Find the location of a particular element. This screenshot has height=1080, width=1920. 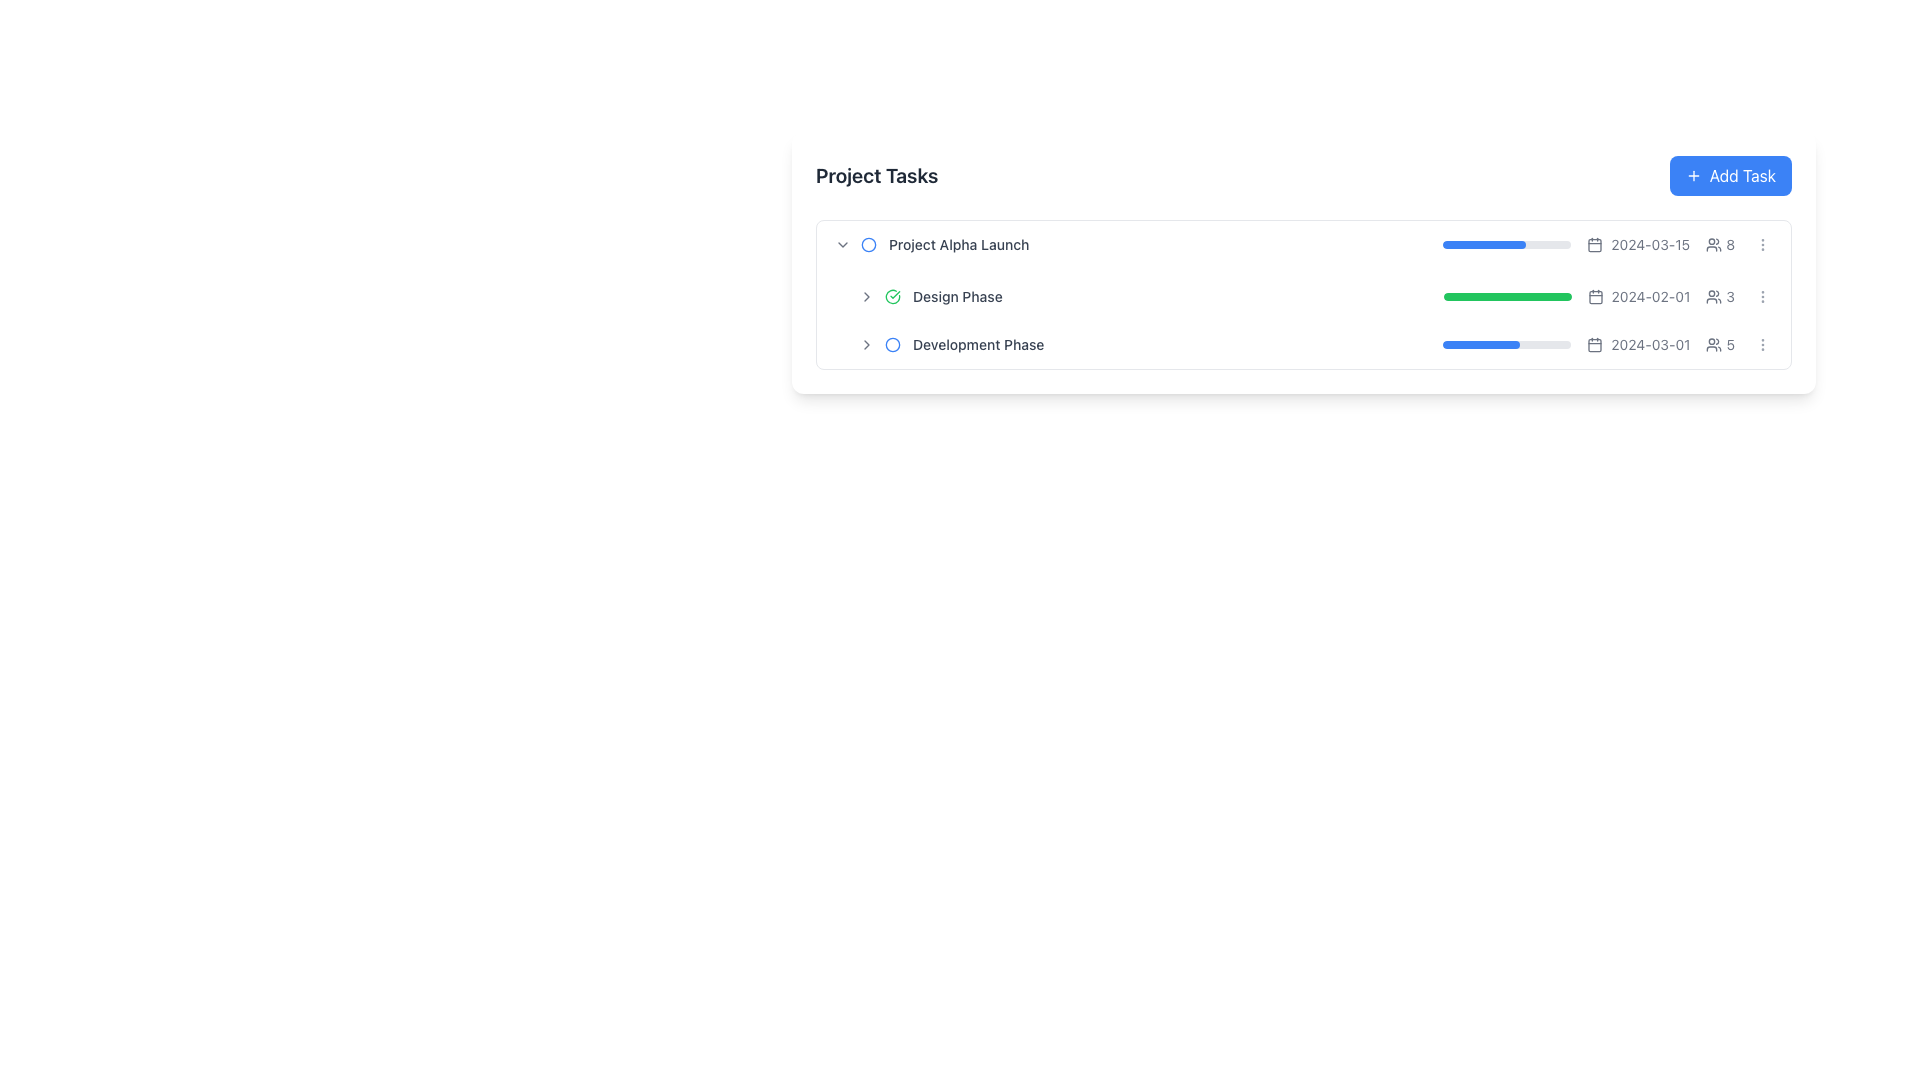

the static text displaying the date '2024-03-01', which is styled with a gray font on a white background and located adjacent to a calendar icon in the third task row labeled 'Development Phase' is located at coordinates (1650, 343).